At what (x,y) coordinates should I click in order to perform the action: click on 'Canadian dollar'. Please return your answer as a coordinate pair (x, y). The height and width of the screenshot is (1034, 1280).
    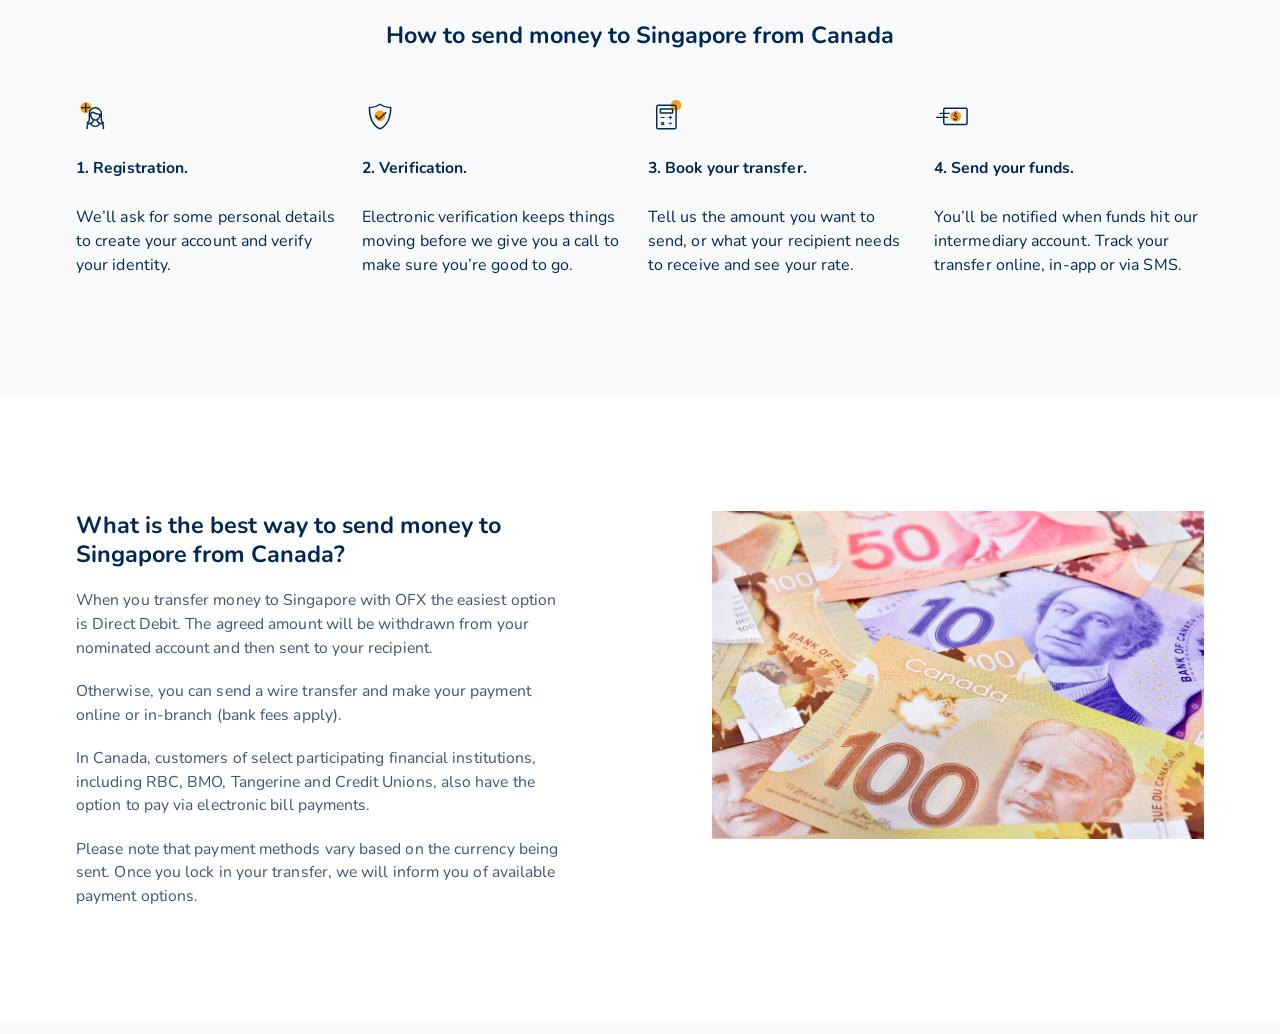
    Looking at the image, I should click on (483, 552).